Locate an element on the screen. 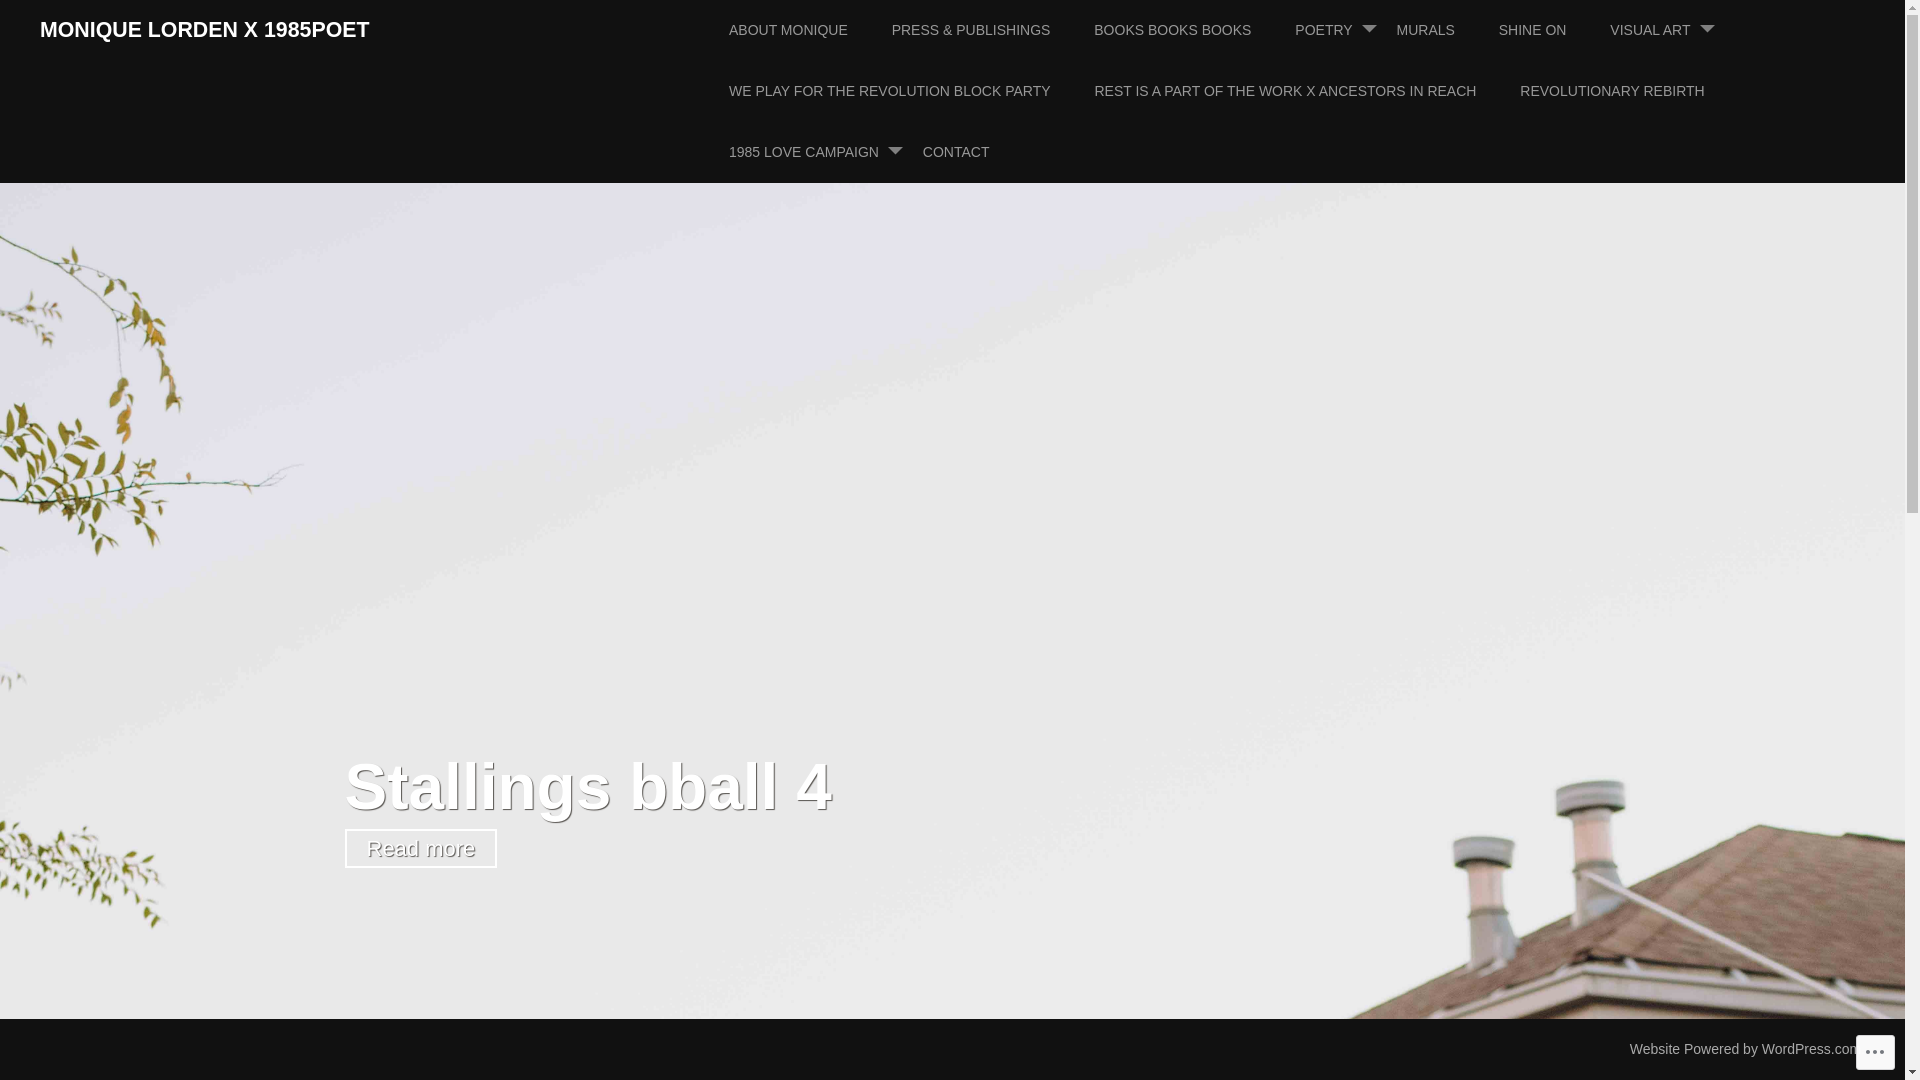  'VISUAL ART' is located at coordinates (1609, 30).